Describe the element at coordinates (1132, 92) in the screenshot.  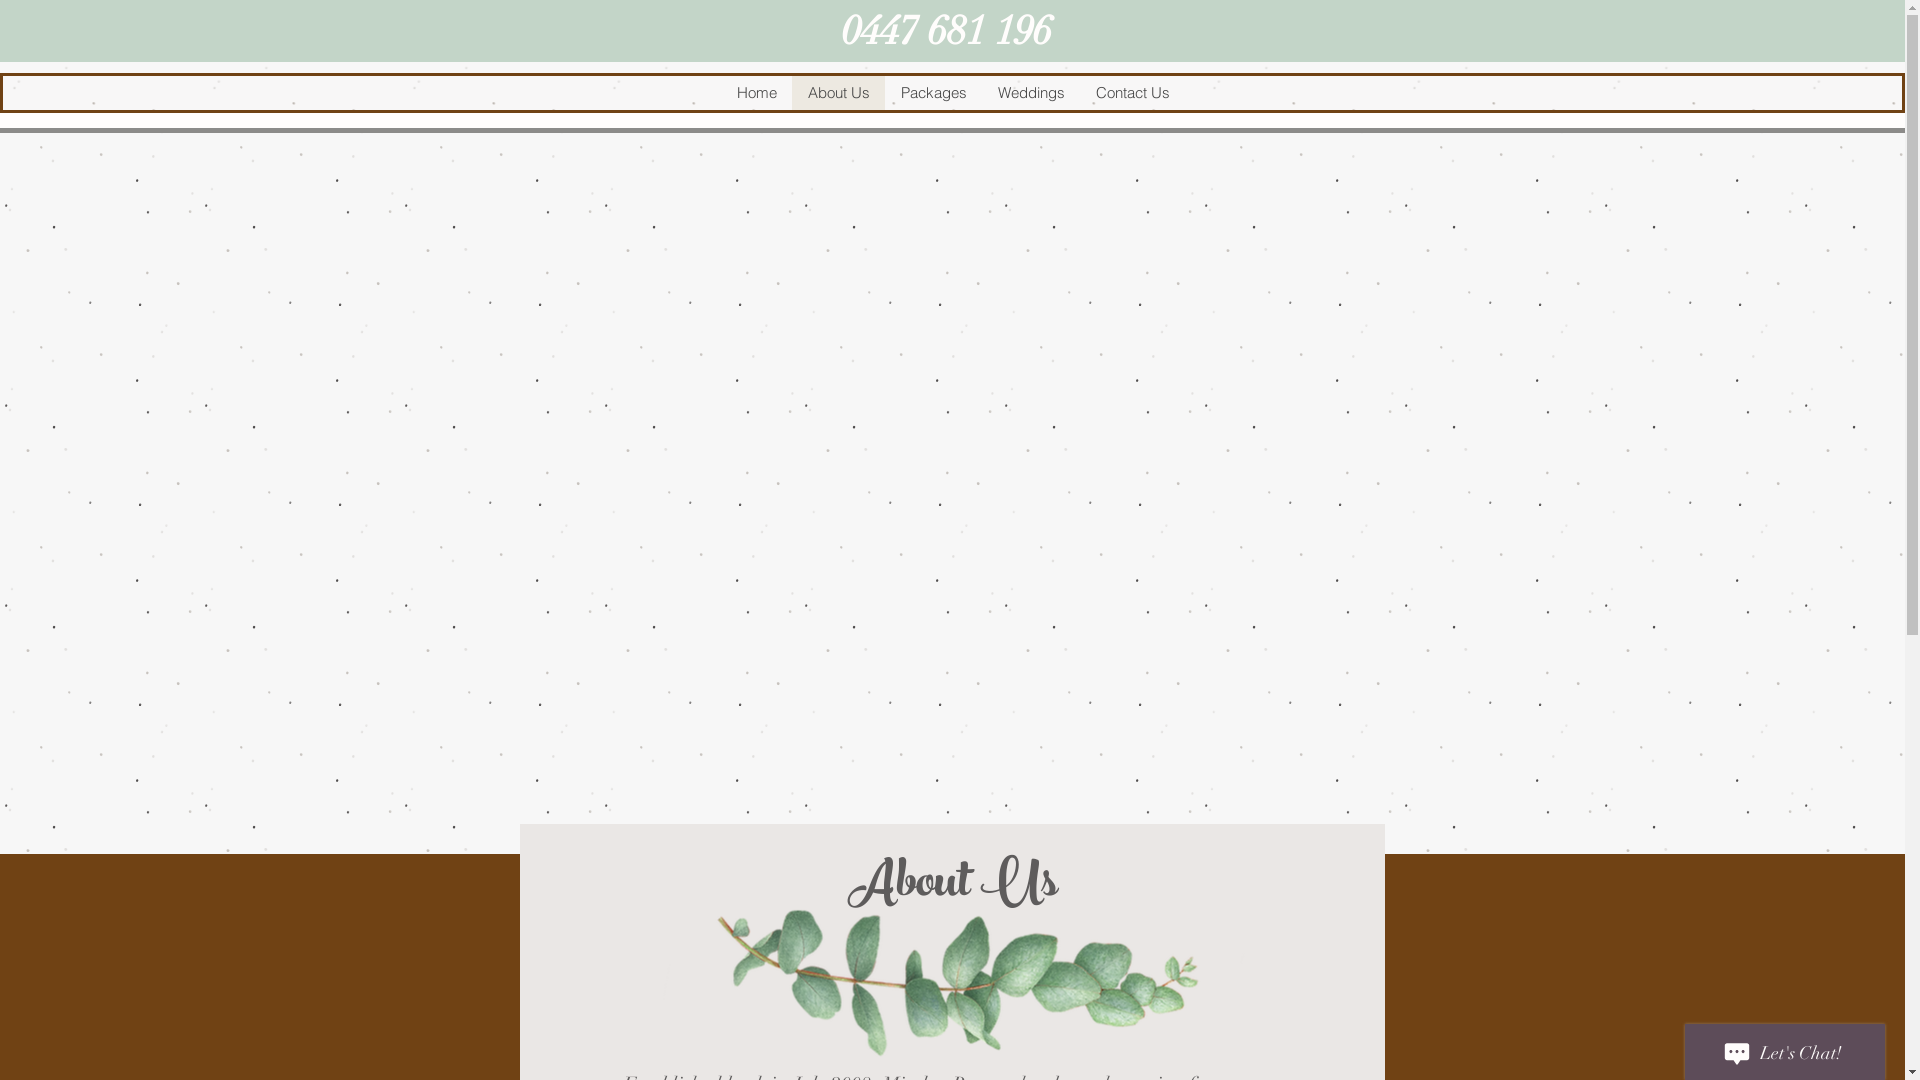
I see `'Contact Us'` at that location.